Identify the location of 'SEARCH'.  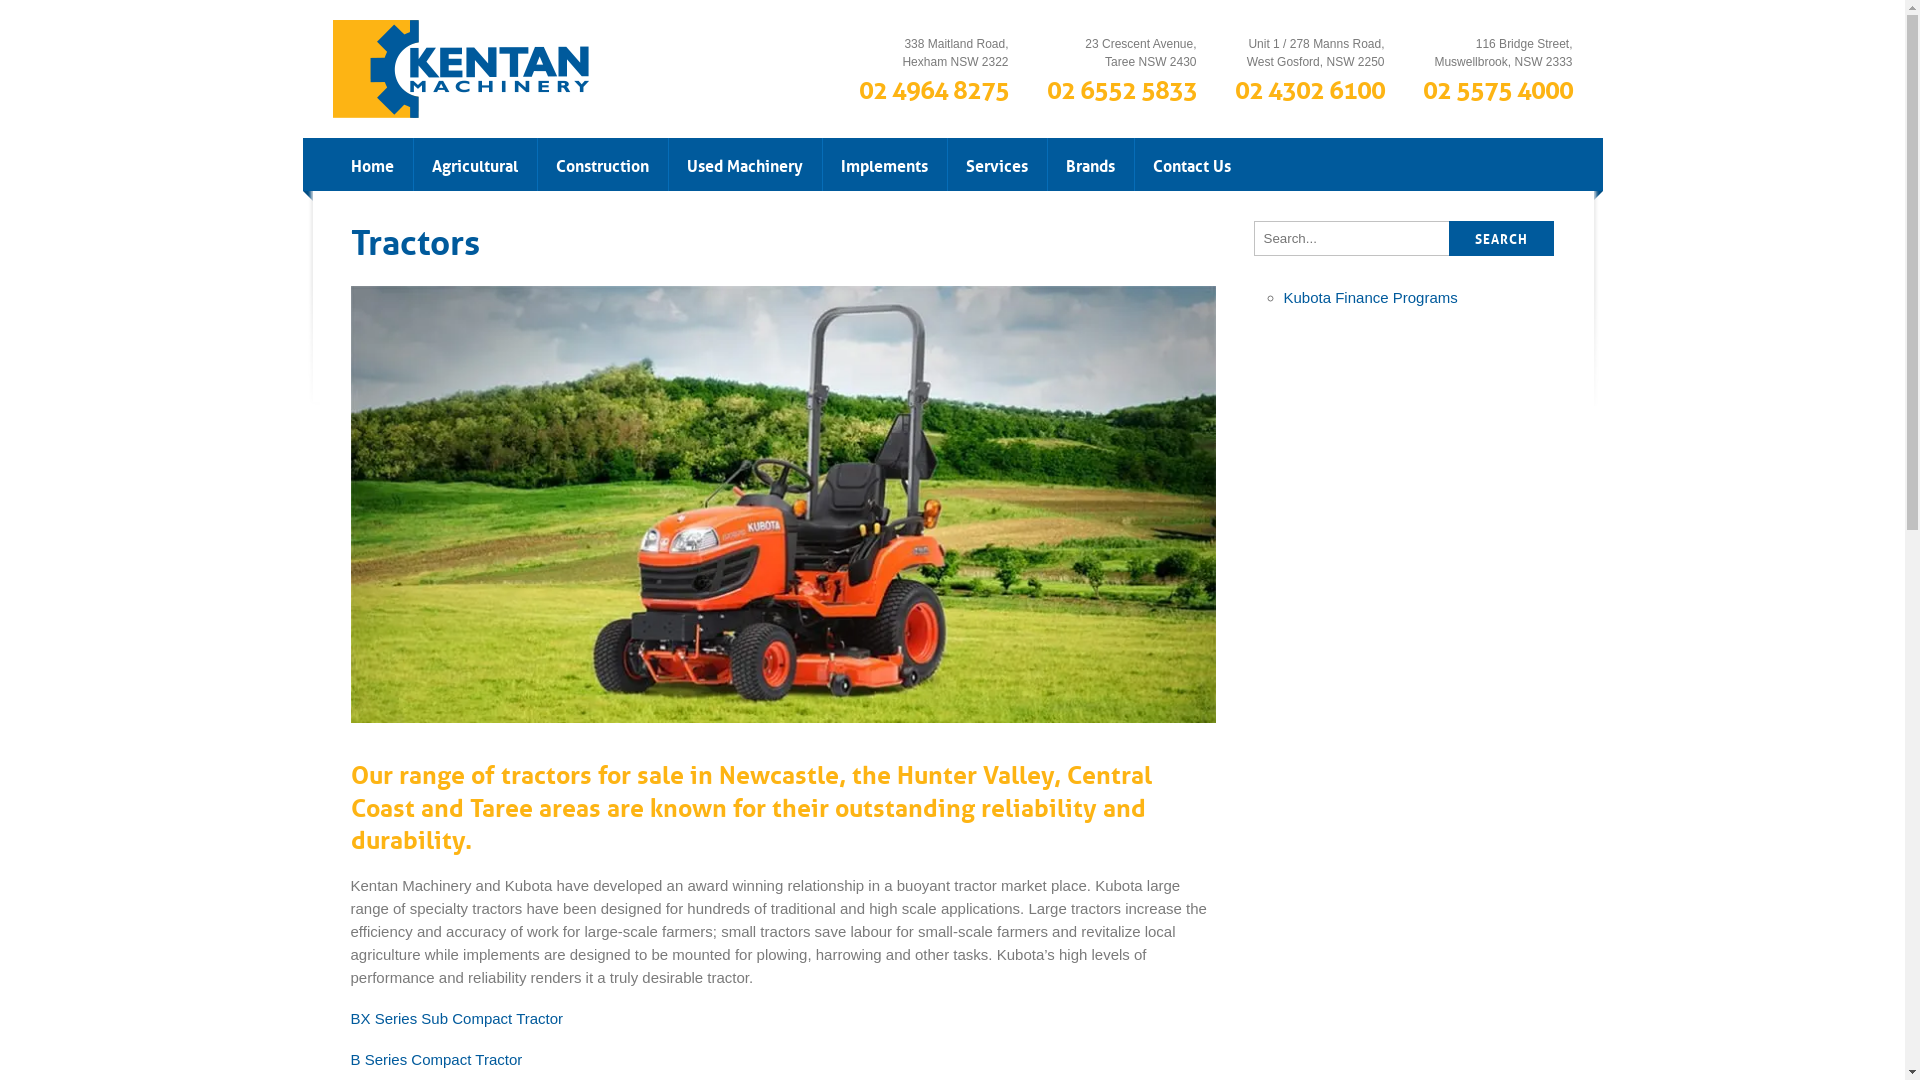
(1501, 237).